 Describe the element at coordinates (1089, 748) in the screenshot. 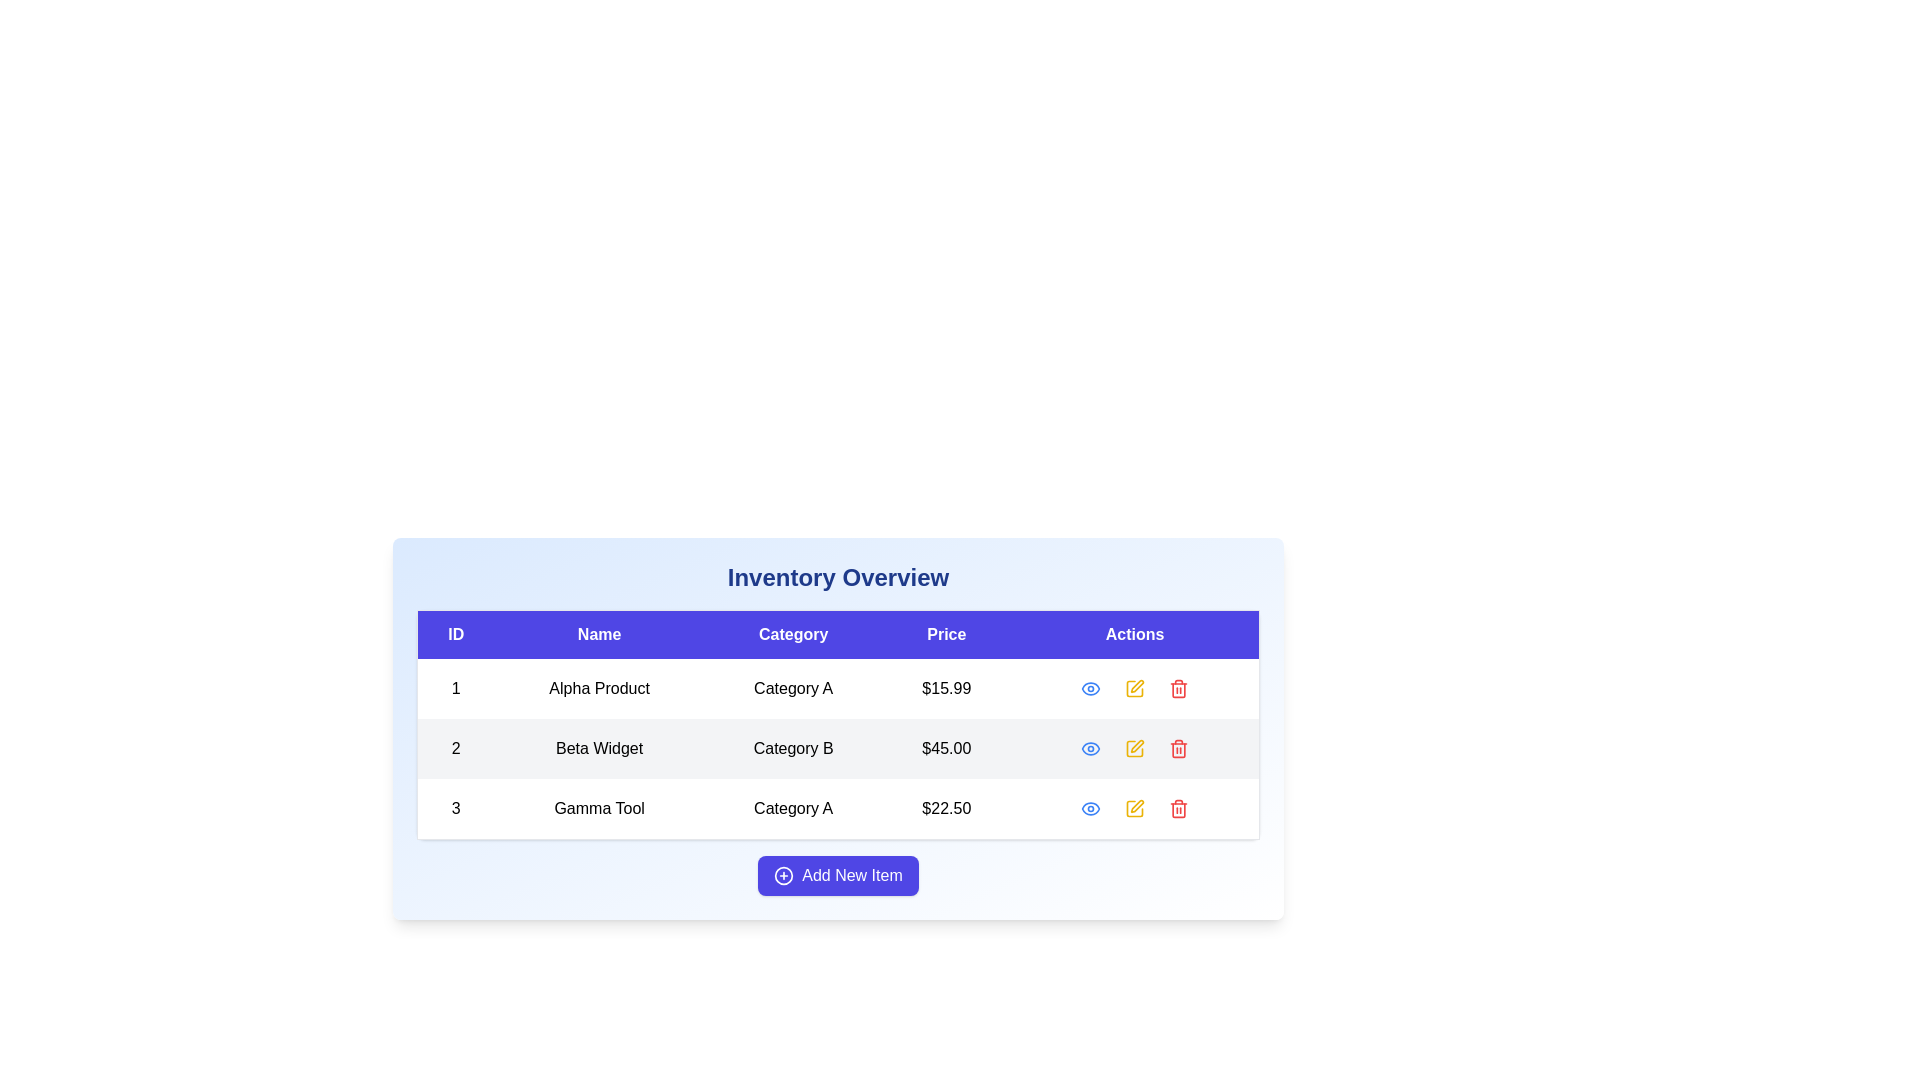

I see `the blue-eye-shaped icon button in the 'Actions' column` at that location.